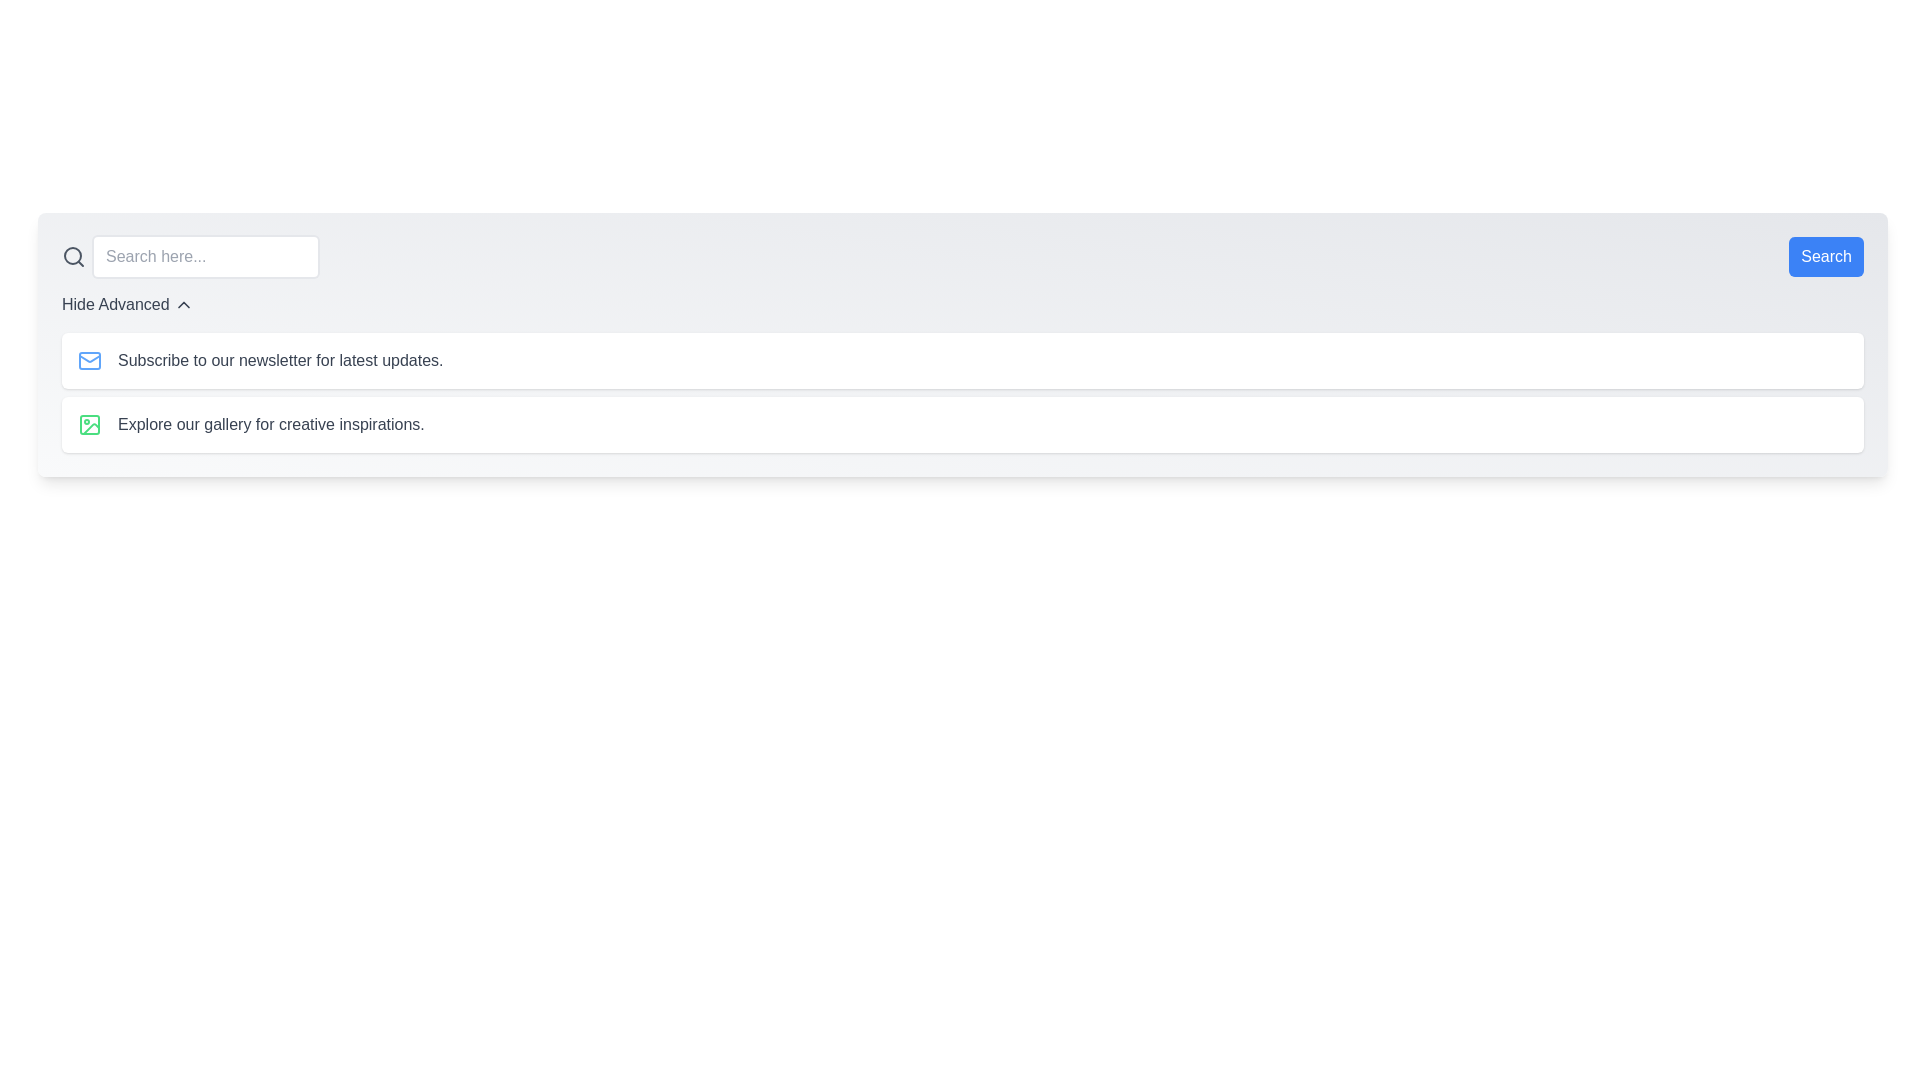  I want to click on the rectangular SVG element that forms the outer portion of the mail icon, located to the left of the text 'Subscribe to our newsletter for latest updates.', so click(89, 361).